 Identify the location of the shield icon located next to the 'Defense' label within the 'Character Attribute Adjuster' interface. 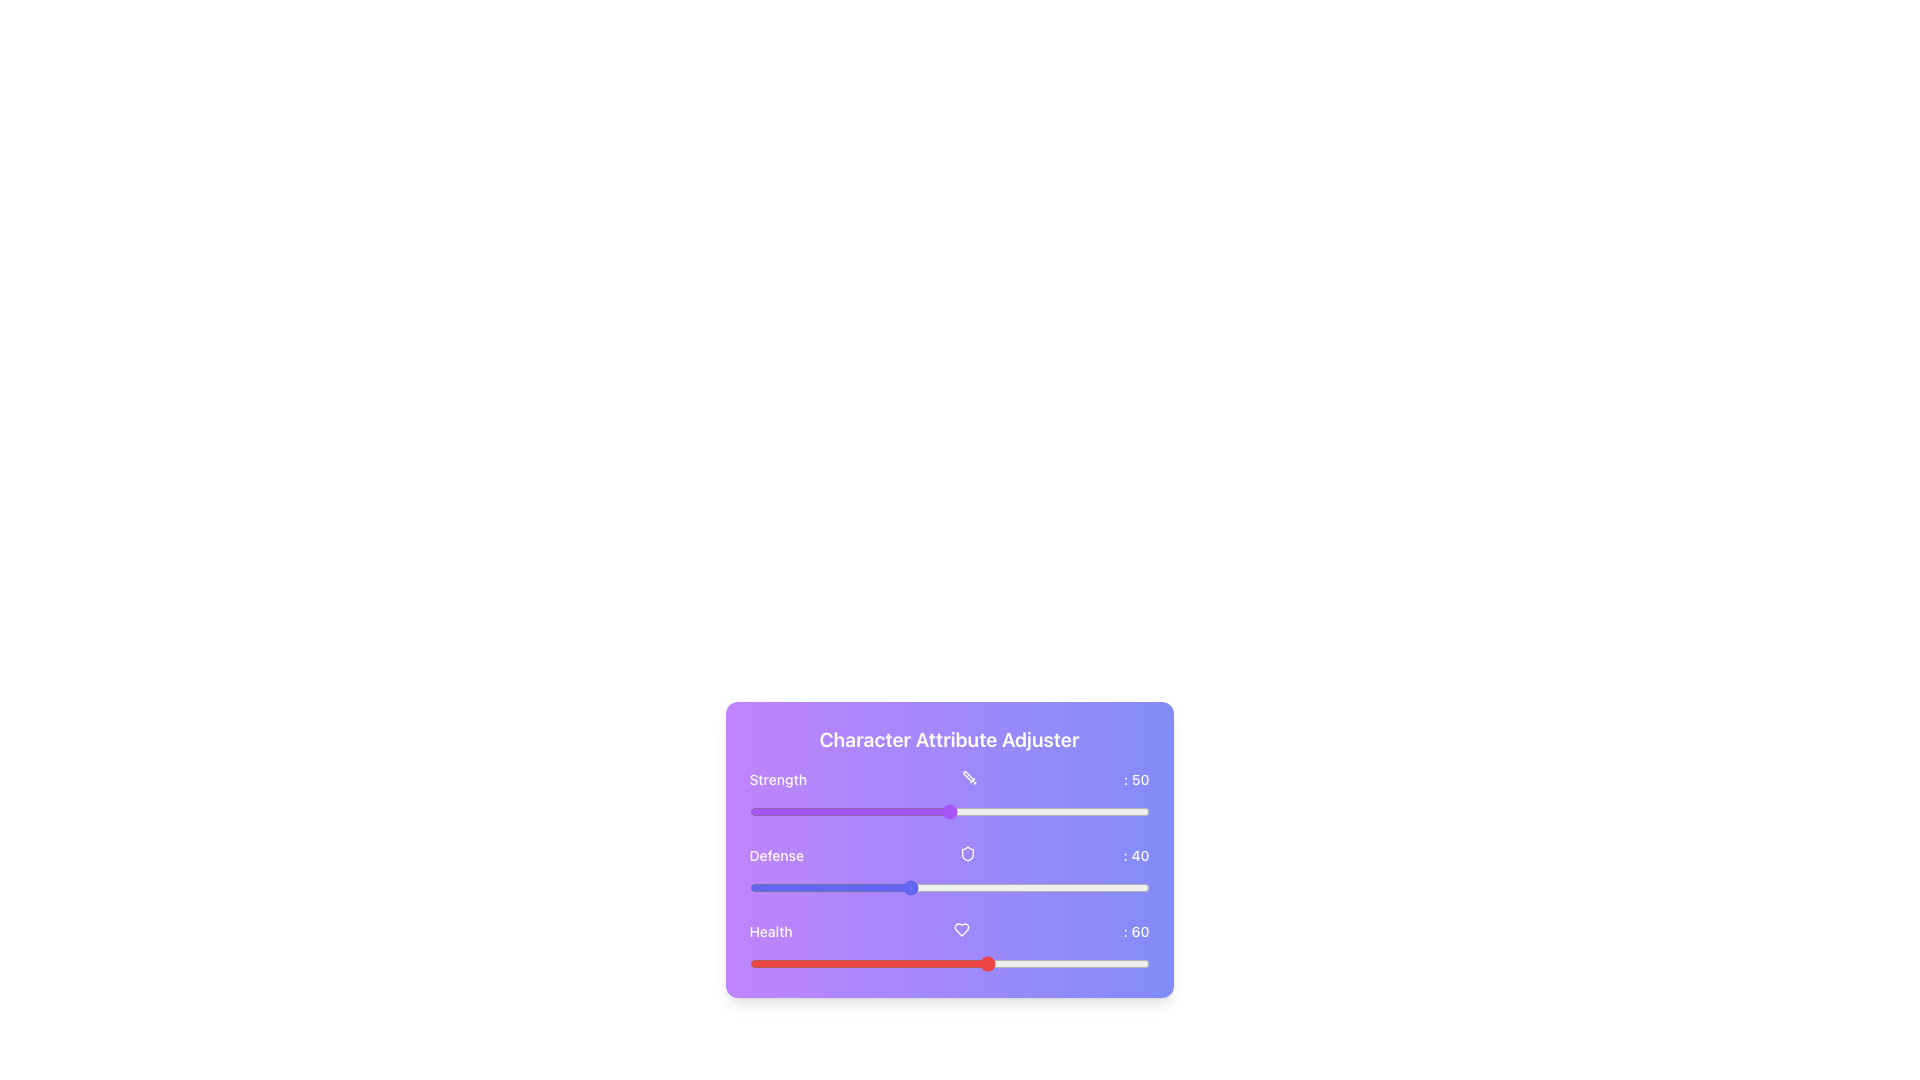
(967, 853).